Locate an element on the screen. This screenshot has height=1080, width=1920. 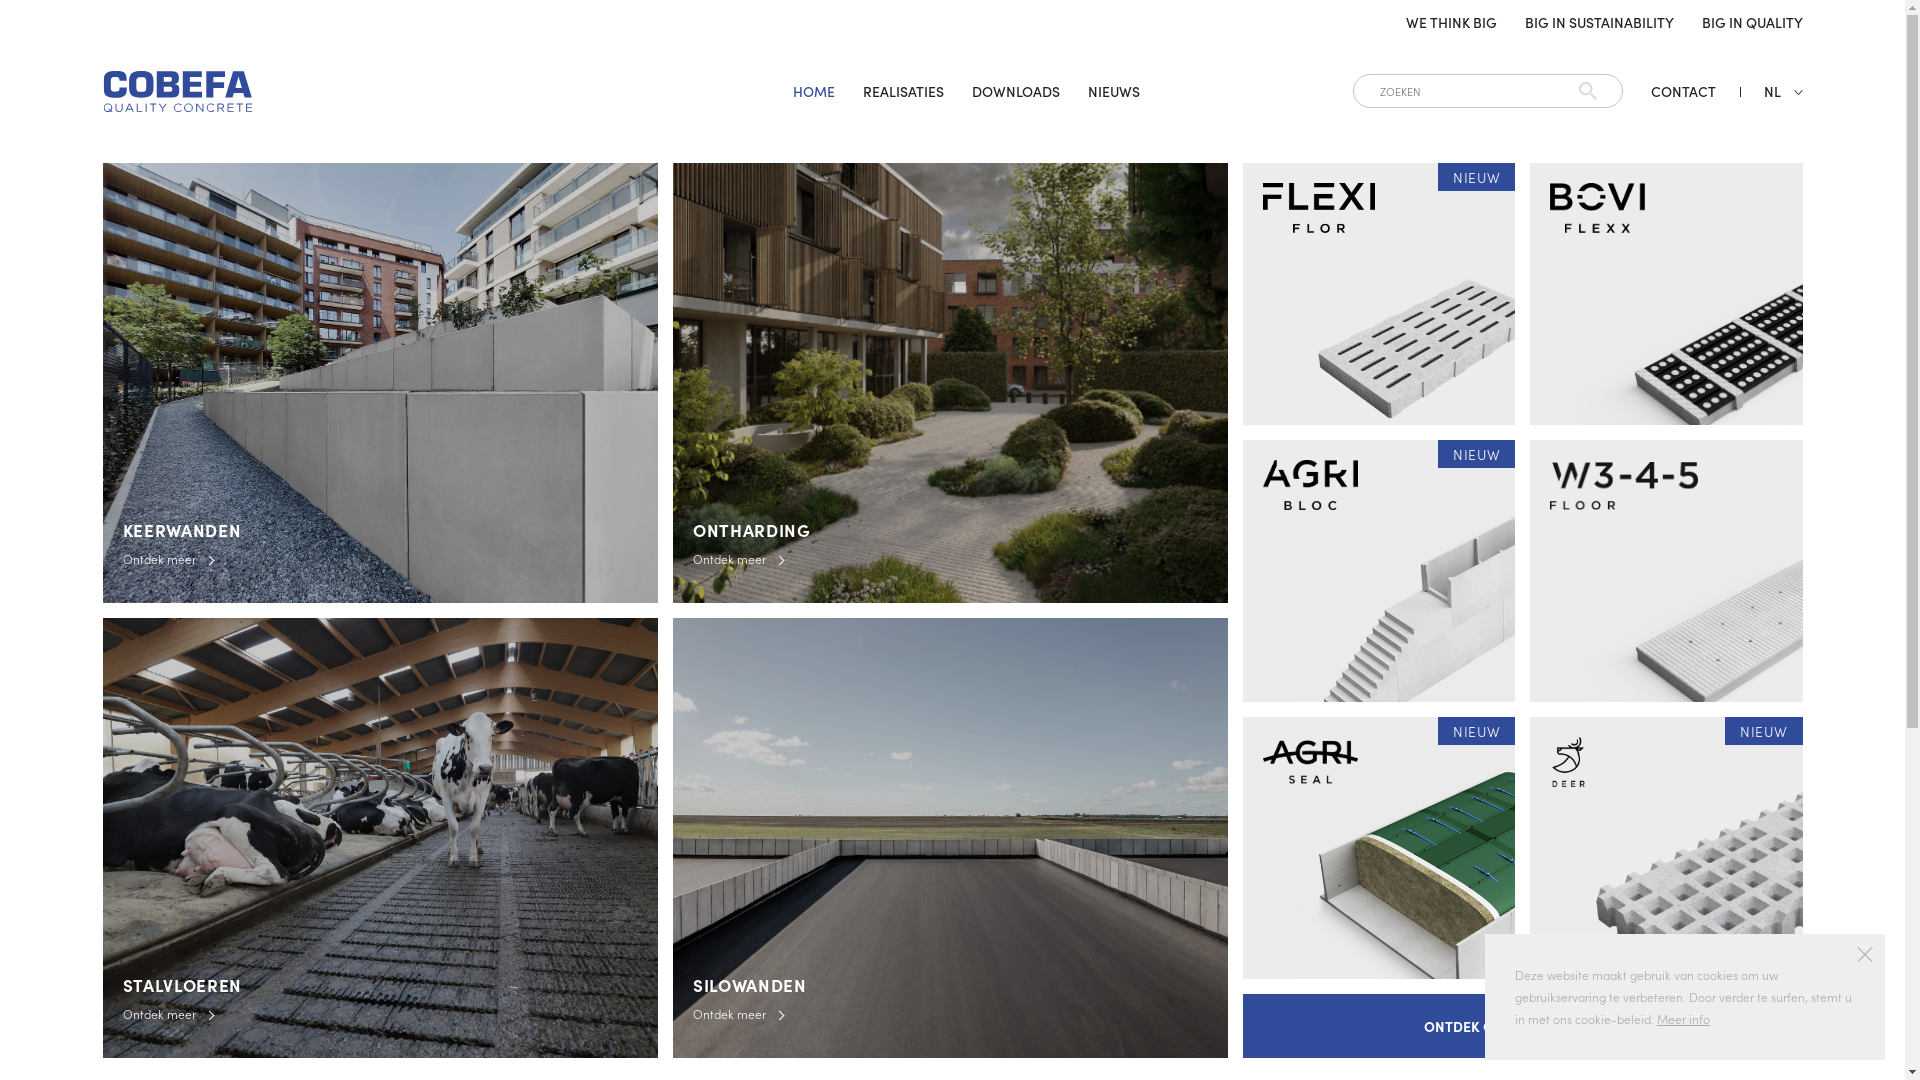
'REALISATIES' is located at coordinates (902, 91).